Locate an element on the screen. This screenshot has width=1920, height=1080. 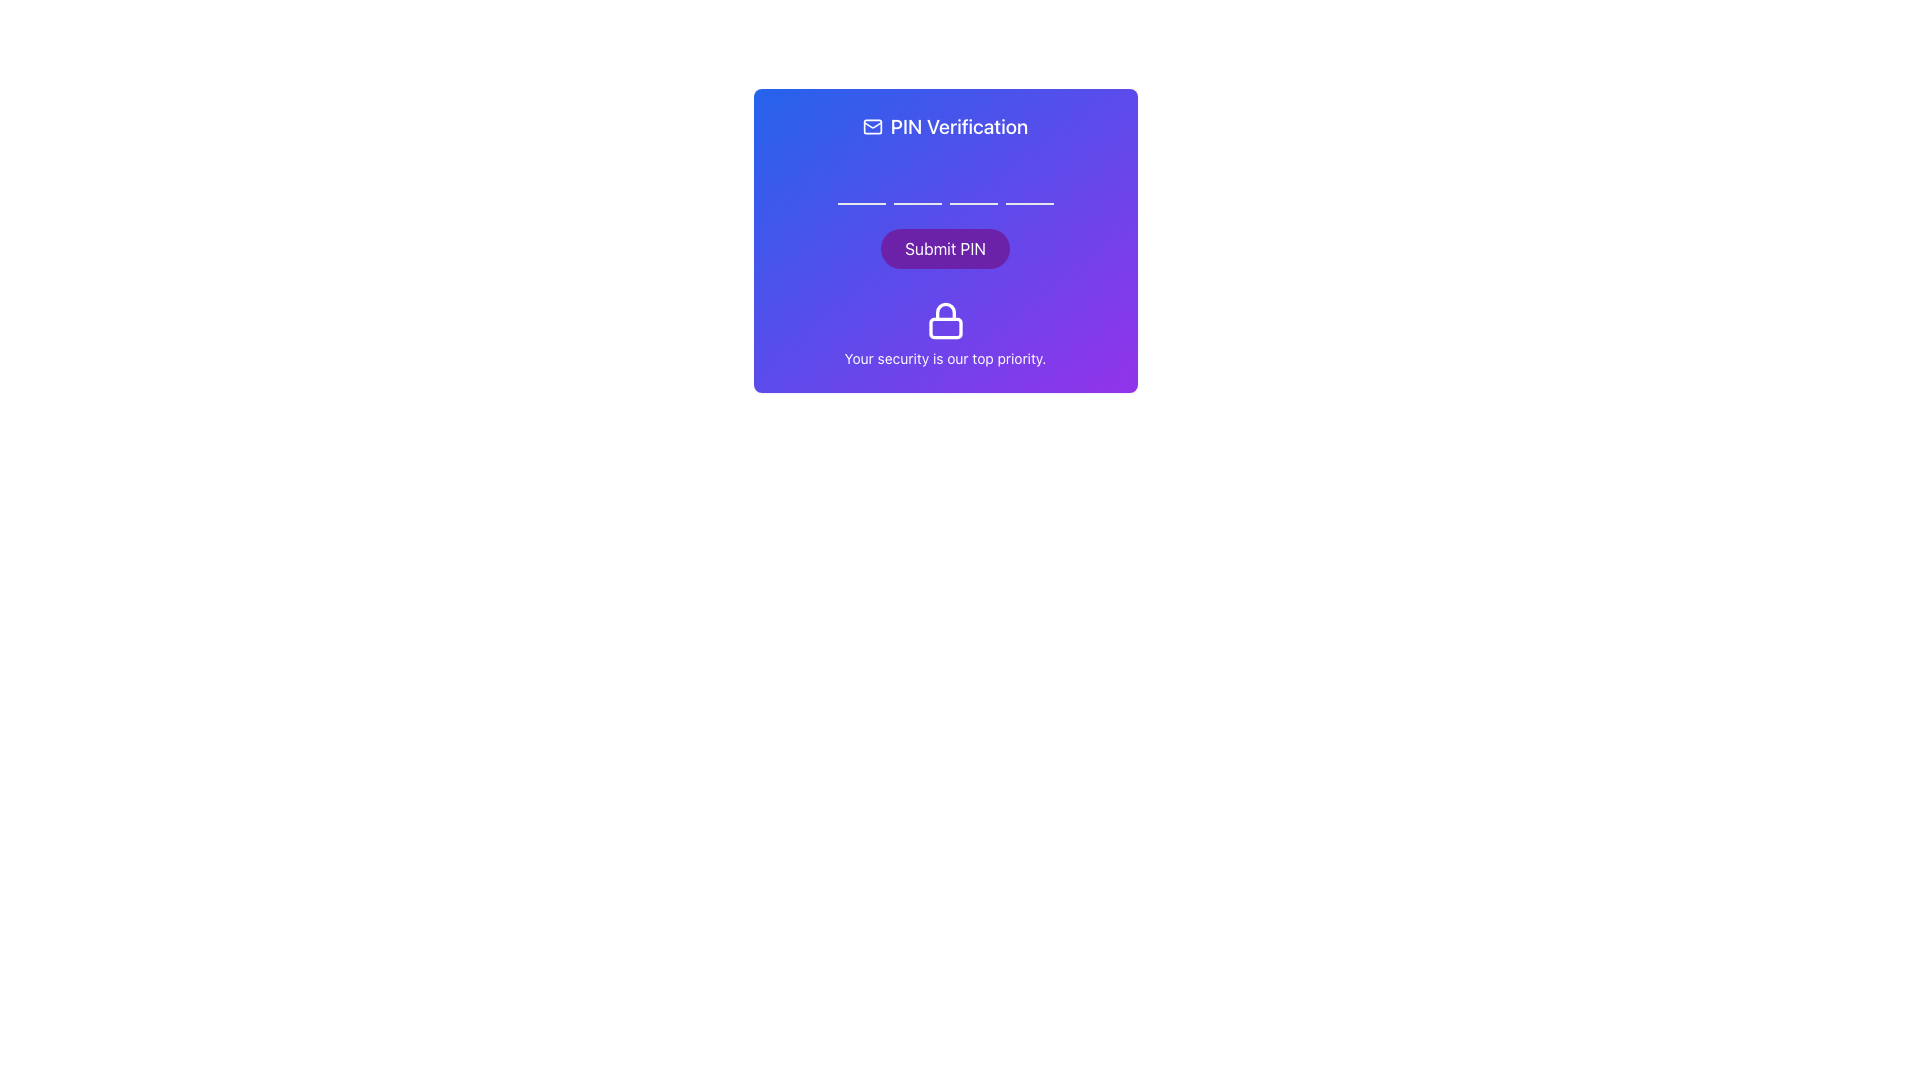
the submit button located below the PIN input fields and above the lock icon to observe a shade change is located at coordinates (944, 248).